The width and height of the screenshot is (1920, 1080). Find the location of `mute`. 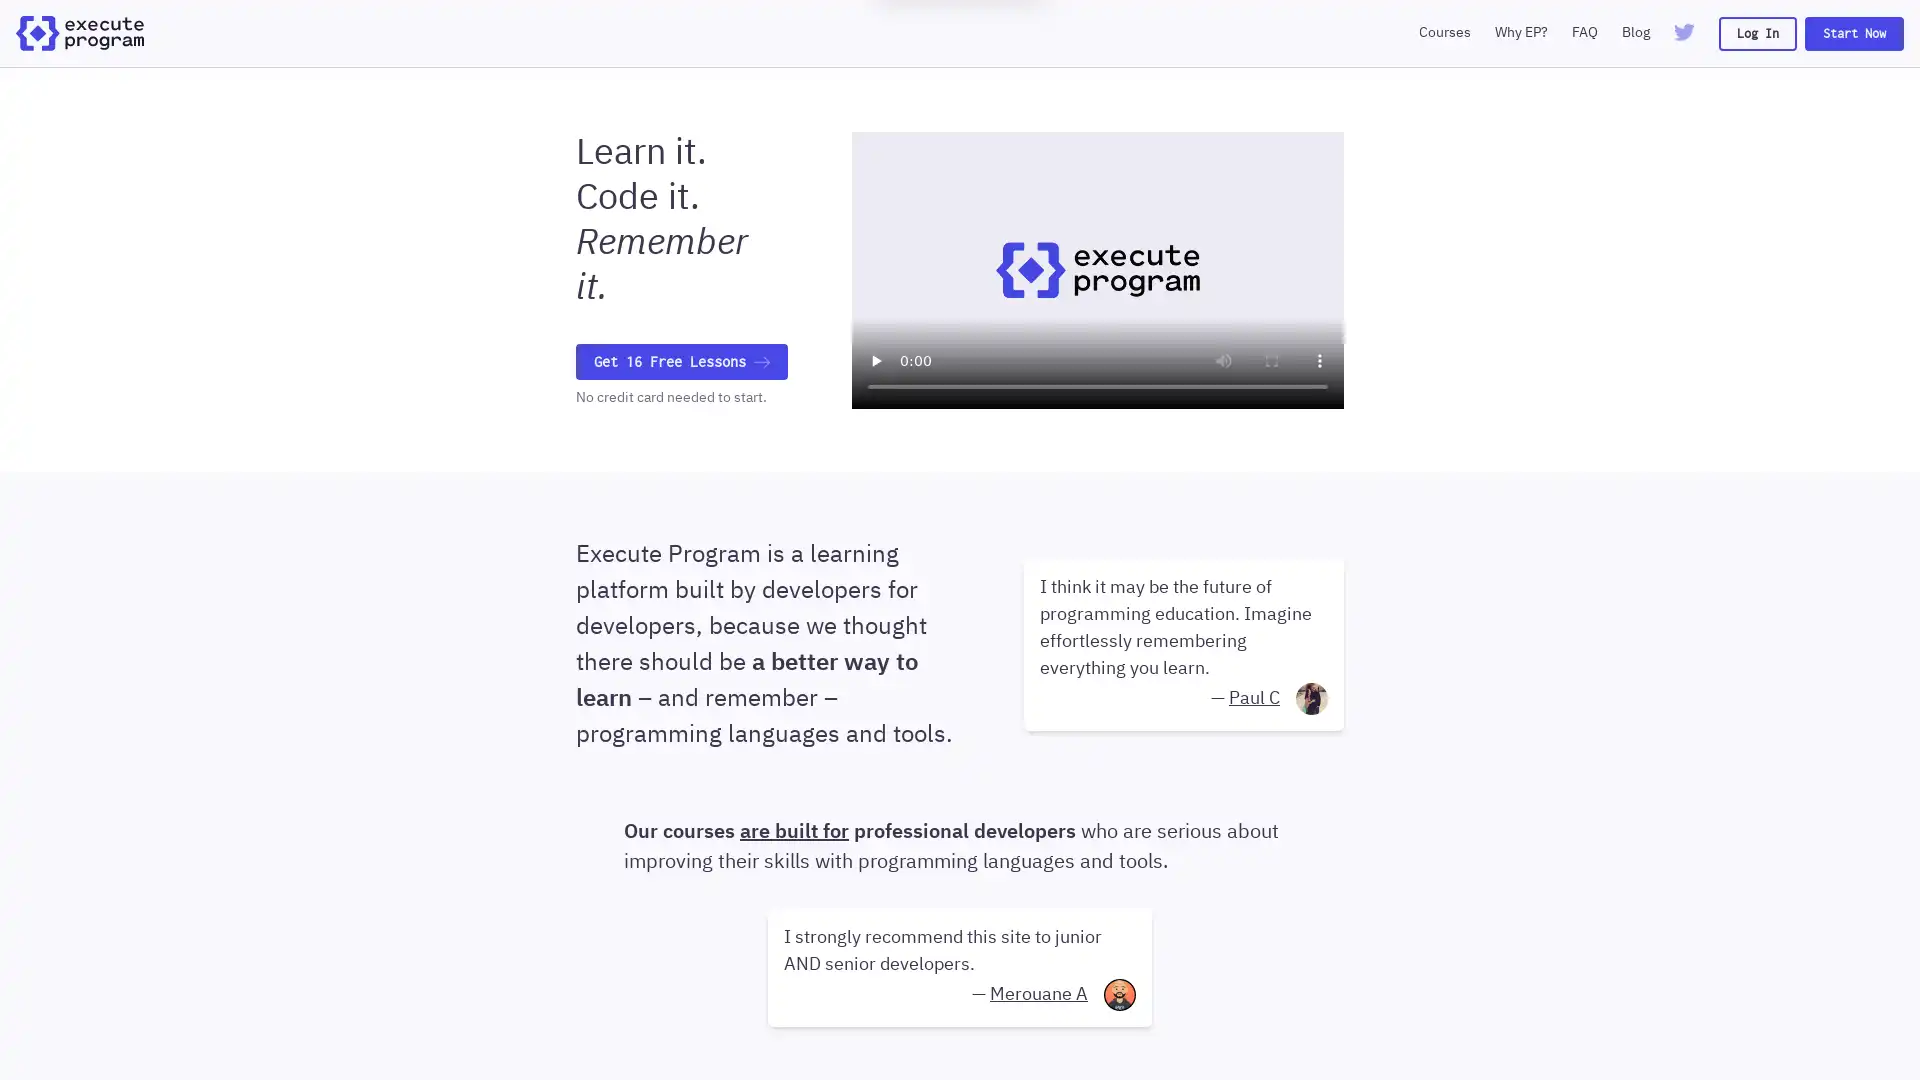

mute is located at coordinates (1223, 358).